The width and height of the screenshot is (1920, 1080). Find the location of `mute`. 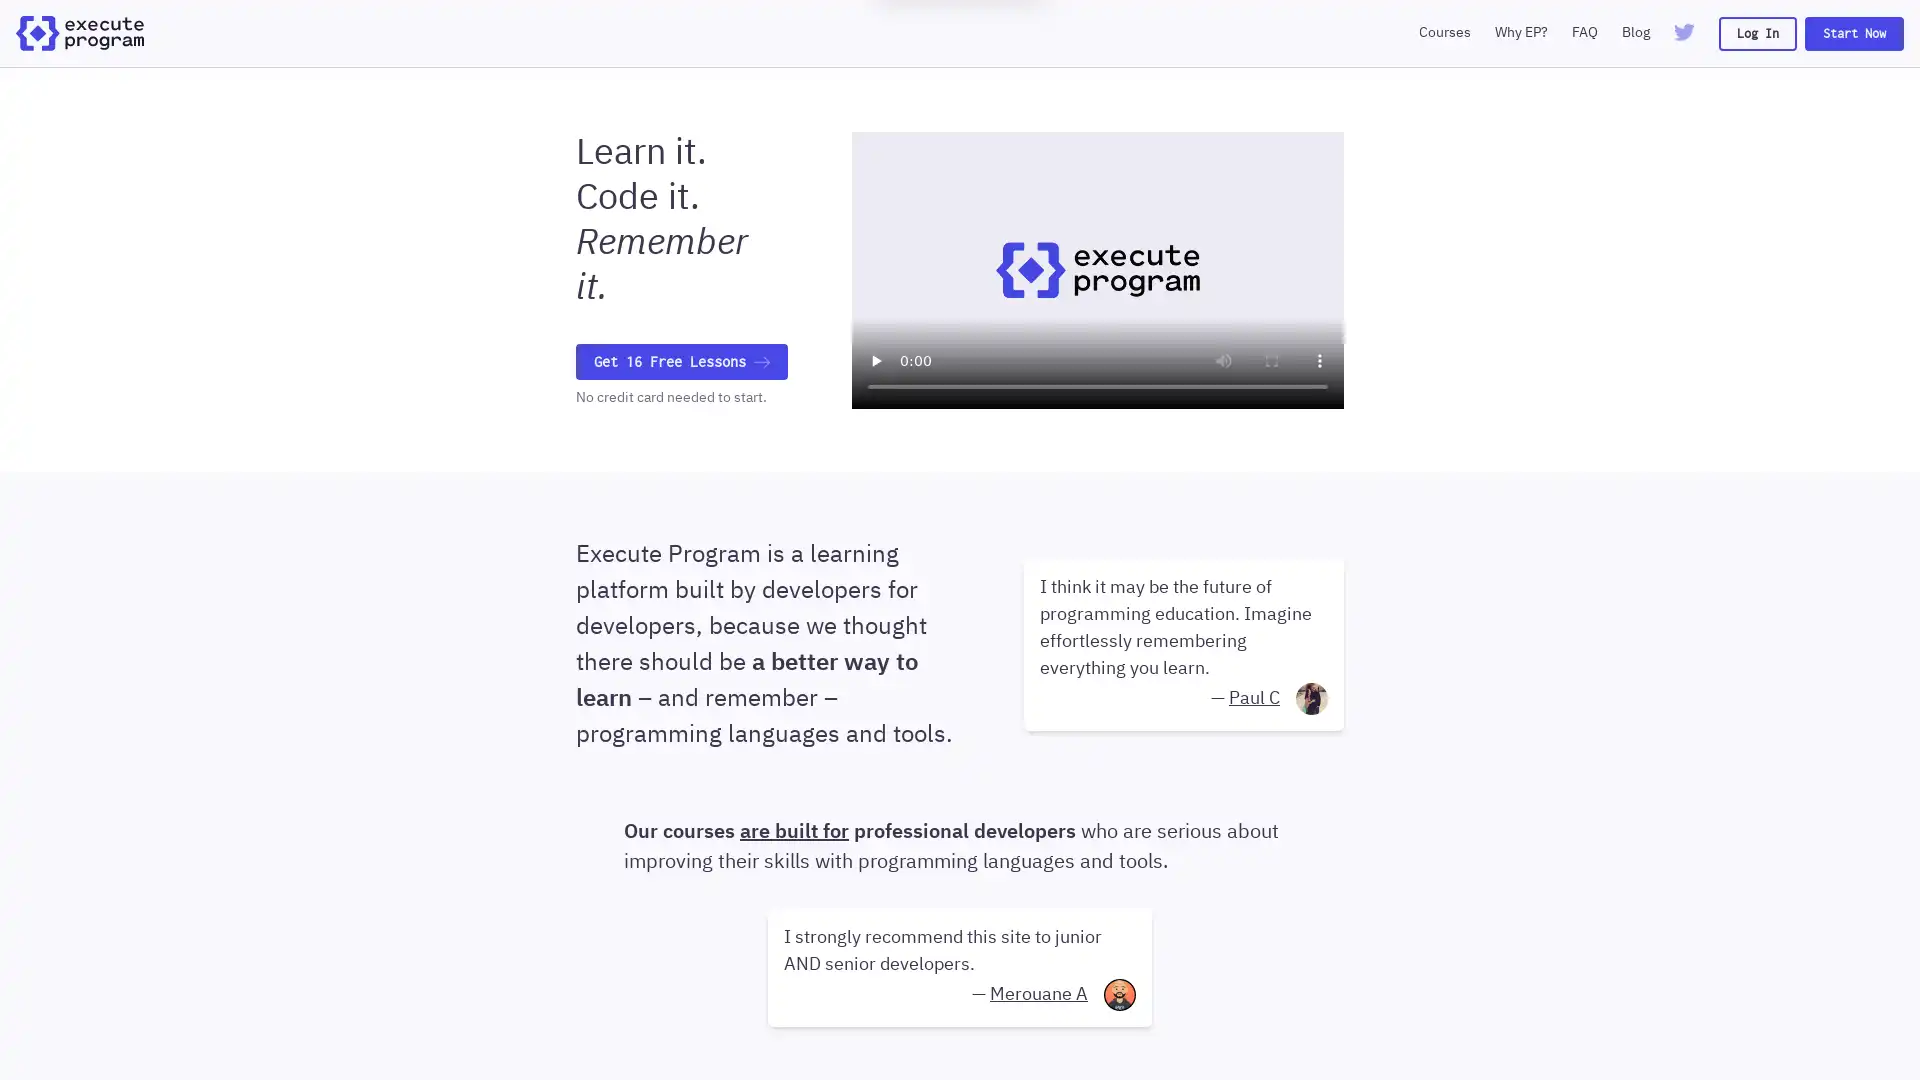

mute is located at coordinates (1223, 358).